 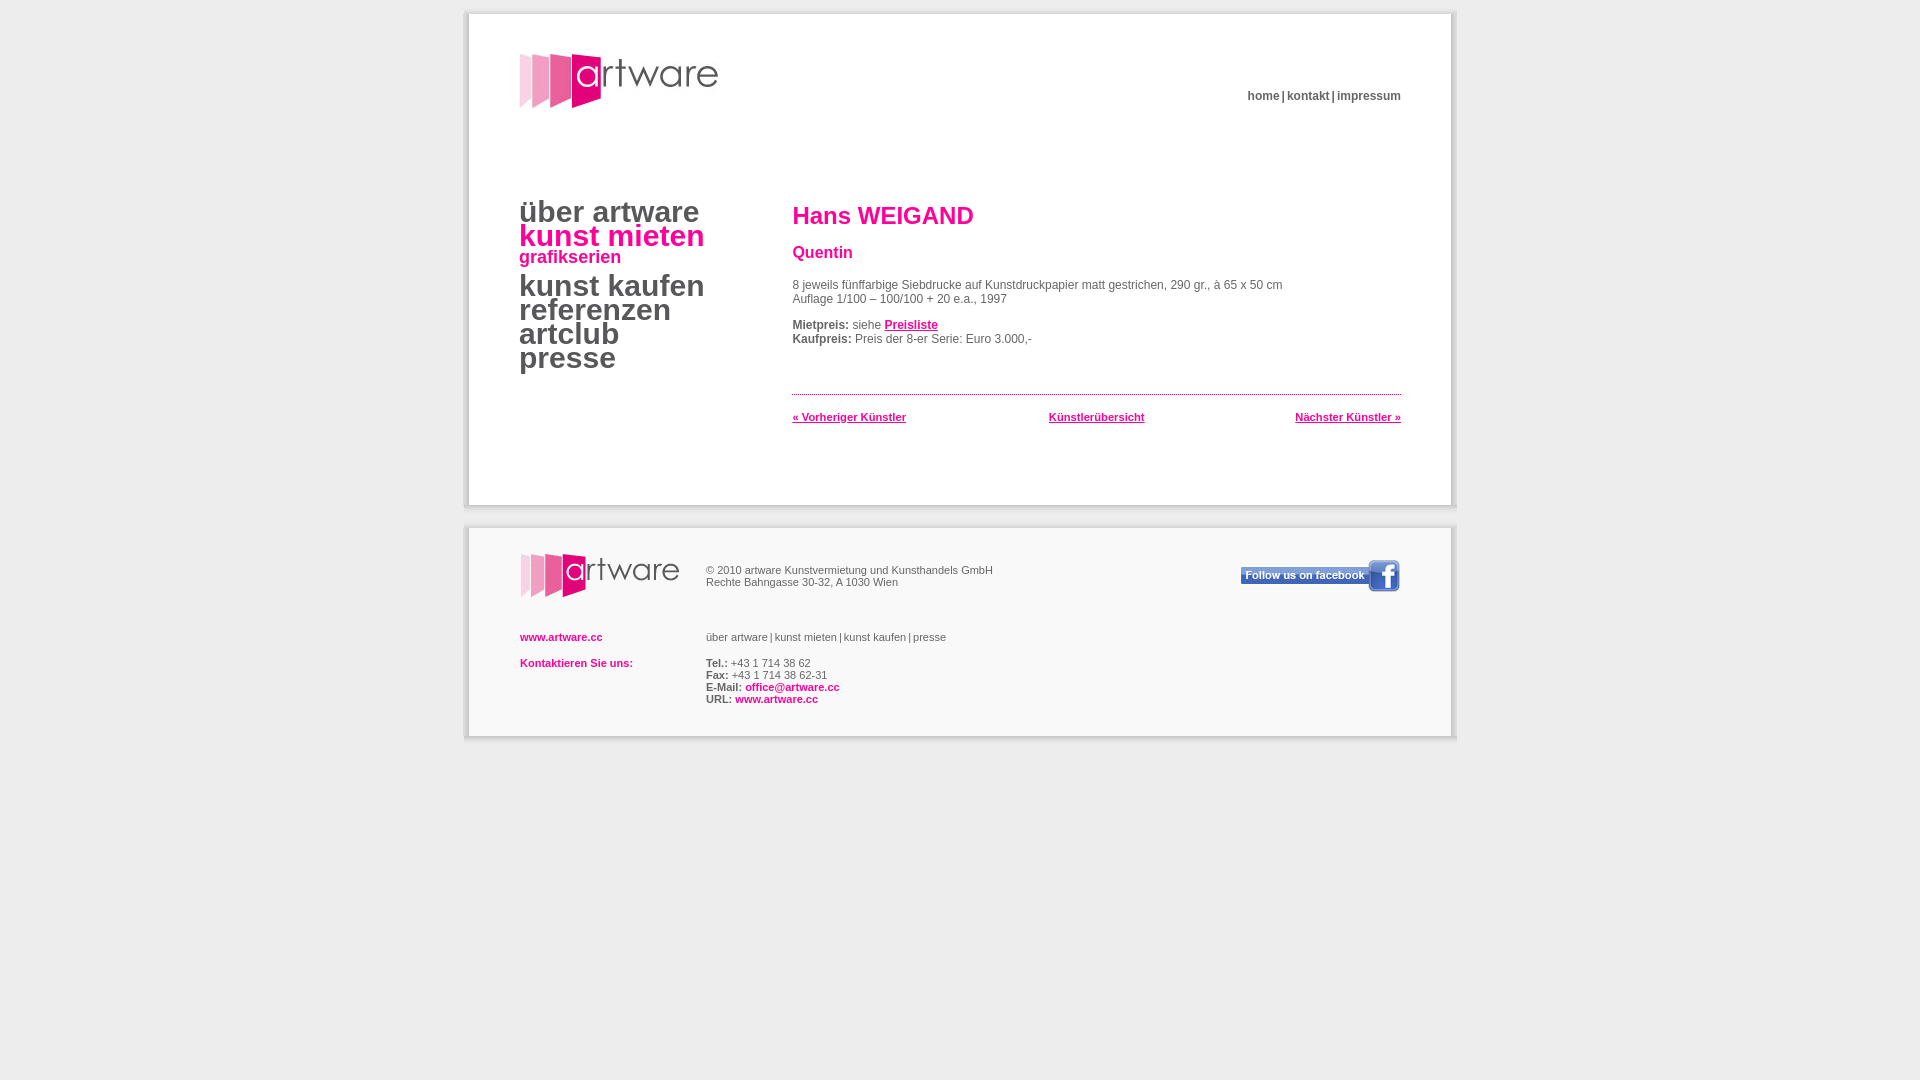 What do you see at coordinates (610, 234) in the screenshot?
I see `'kunst mieten'` at bounding box center [610, 234].